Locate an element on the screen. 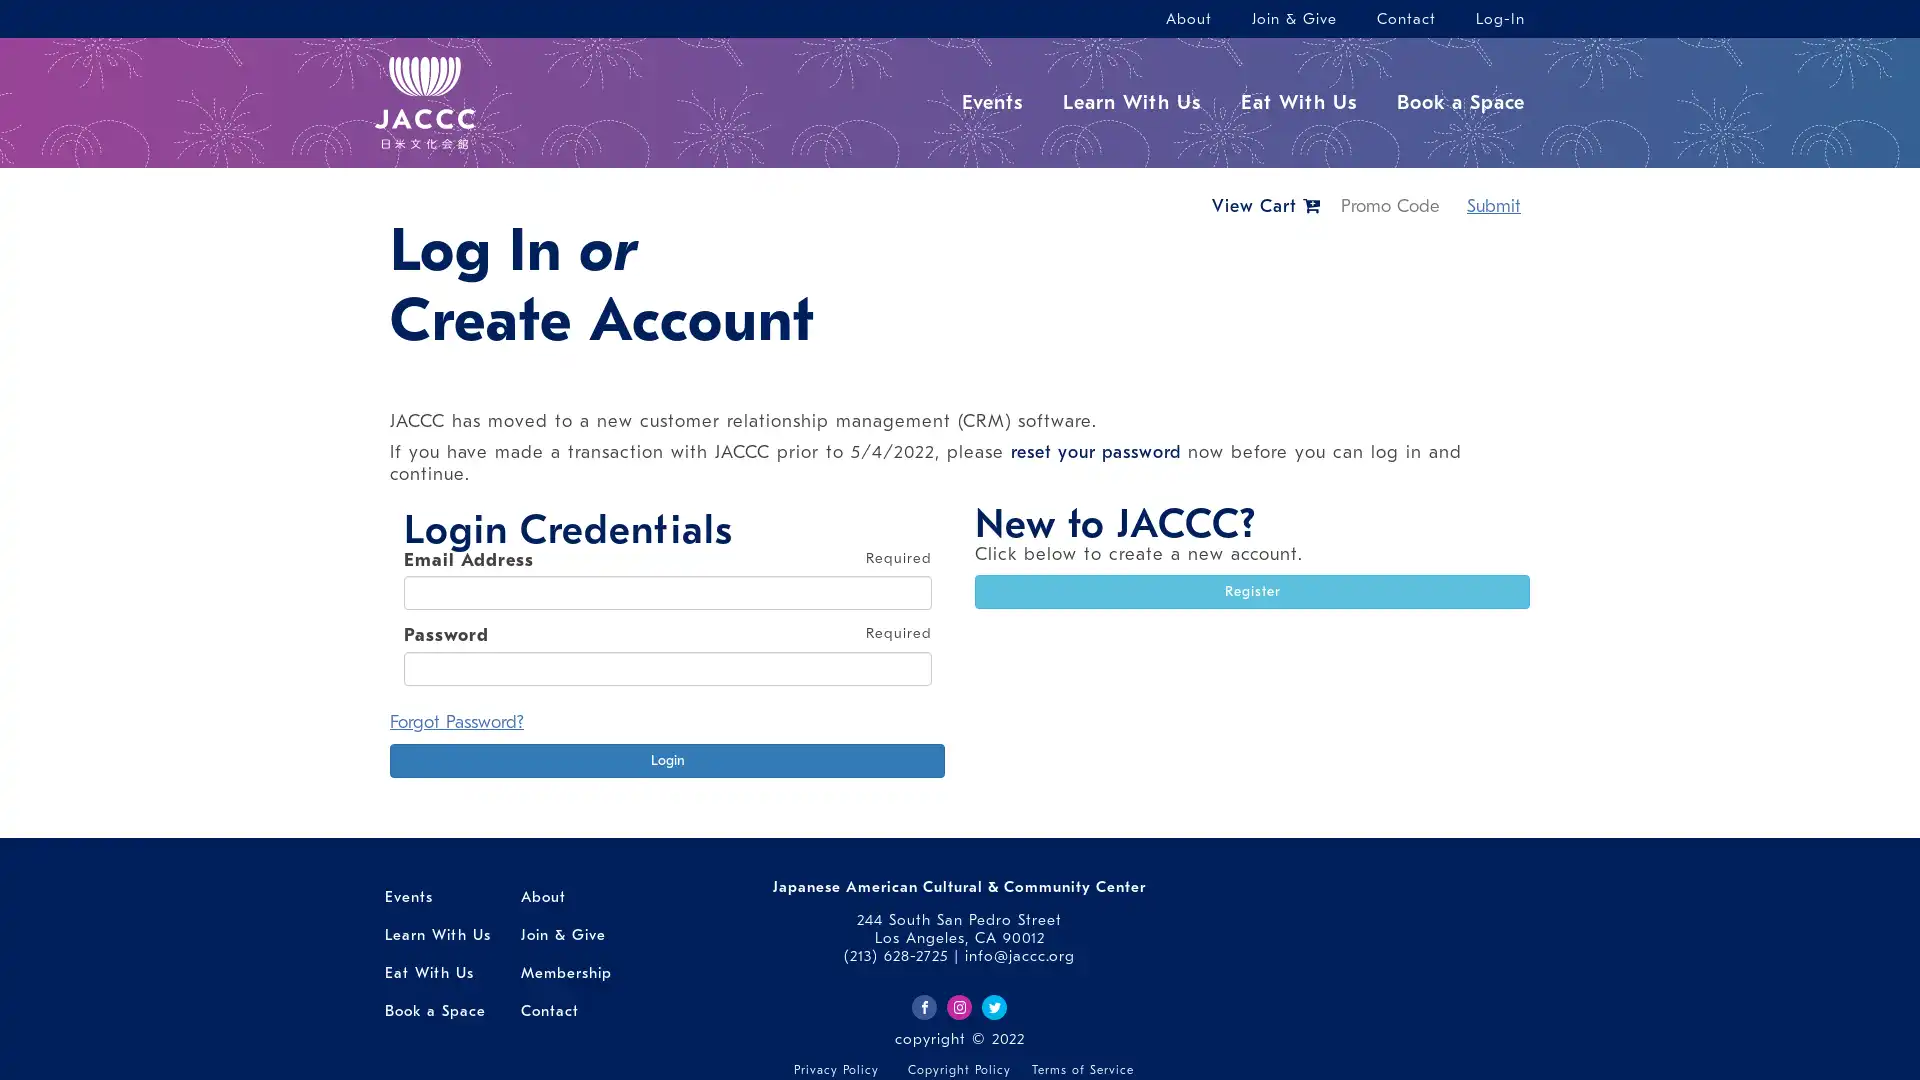  Login is located at coordinates (667, 759).